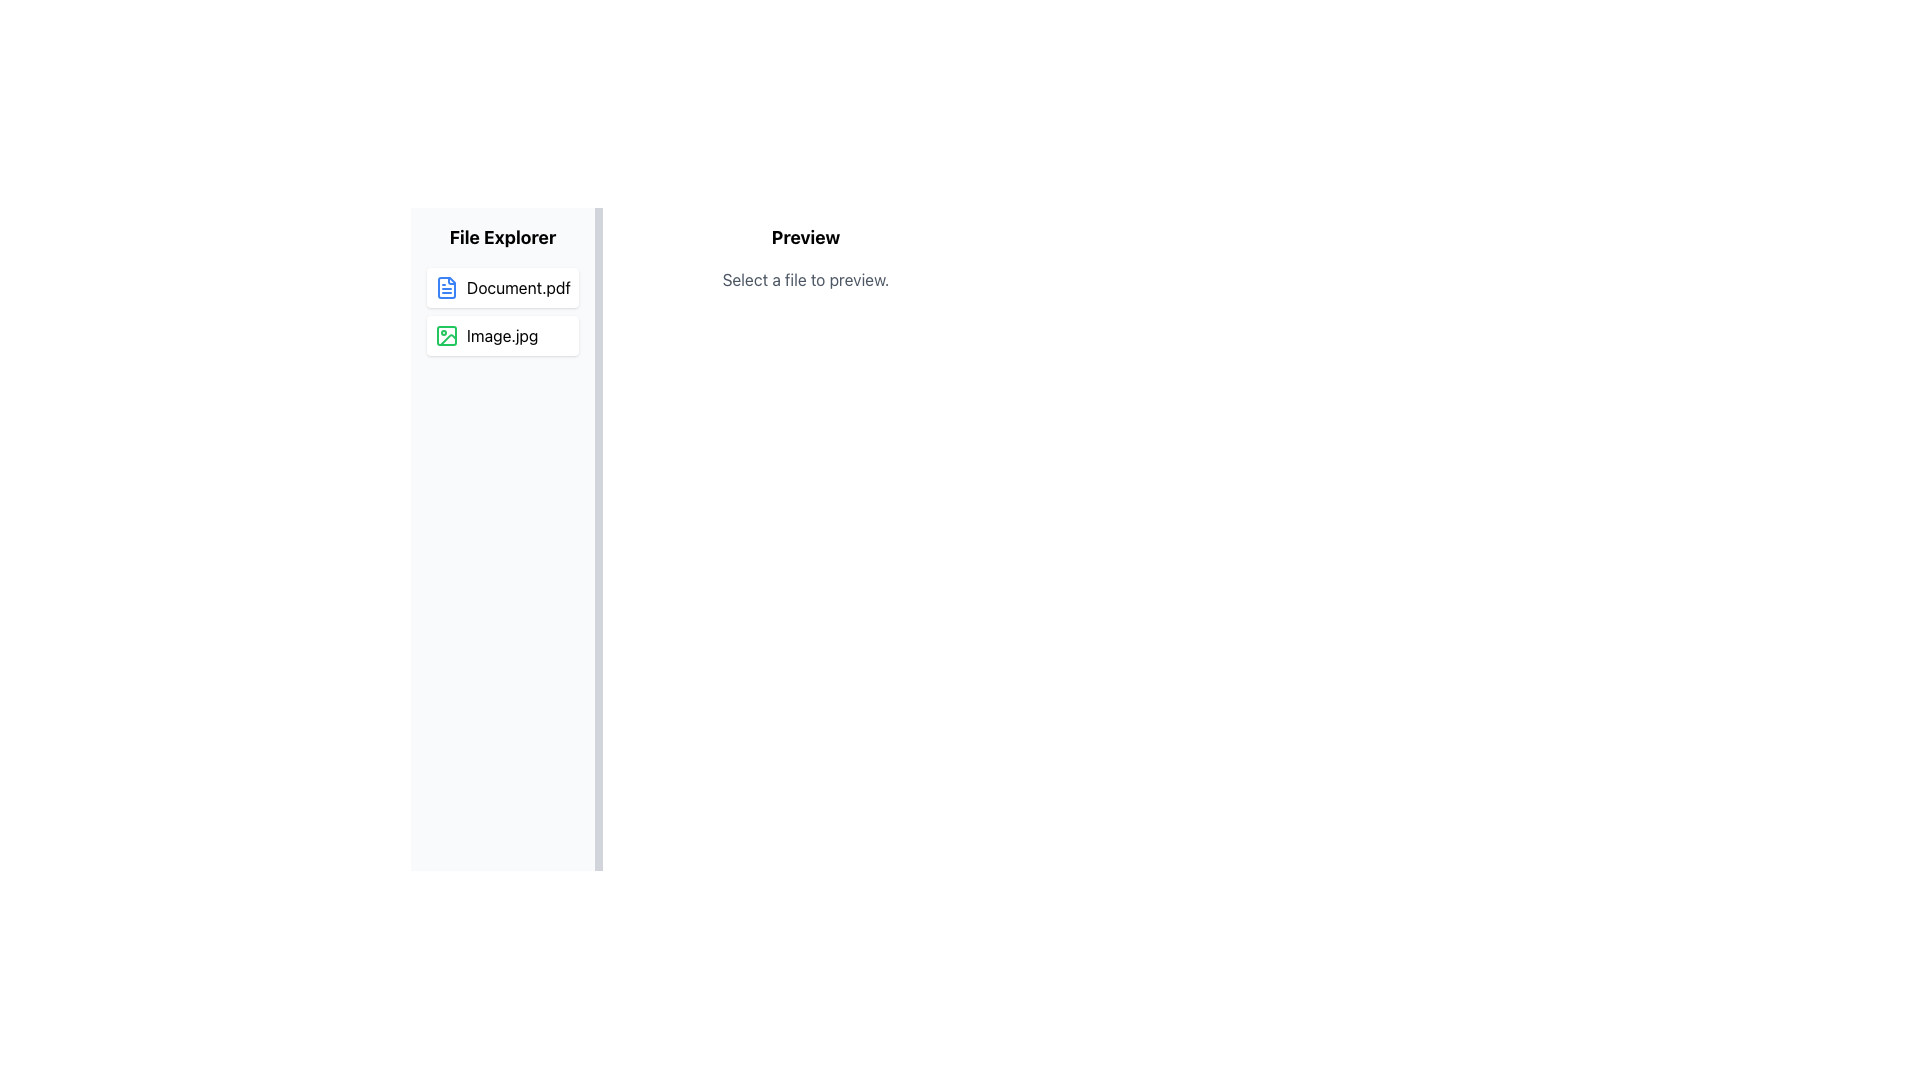  Describe the element at coordinates (445, 334) in the screenshot. I see `the decorative or status indicator icon for 'Image.jpg' located to the left of the item's label text in the file list` at that location.